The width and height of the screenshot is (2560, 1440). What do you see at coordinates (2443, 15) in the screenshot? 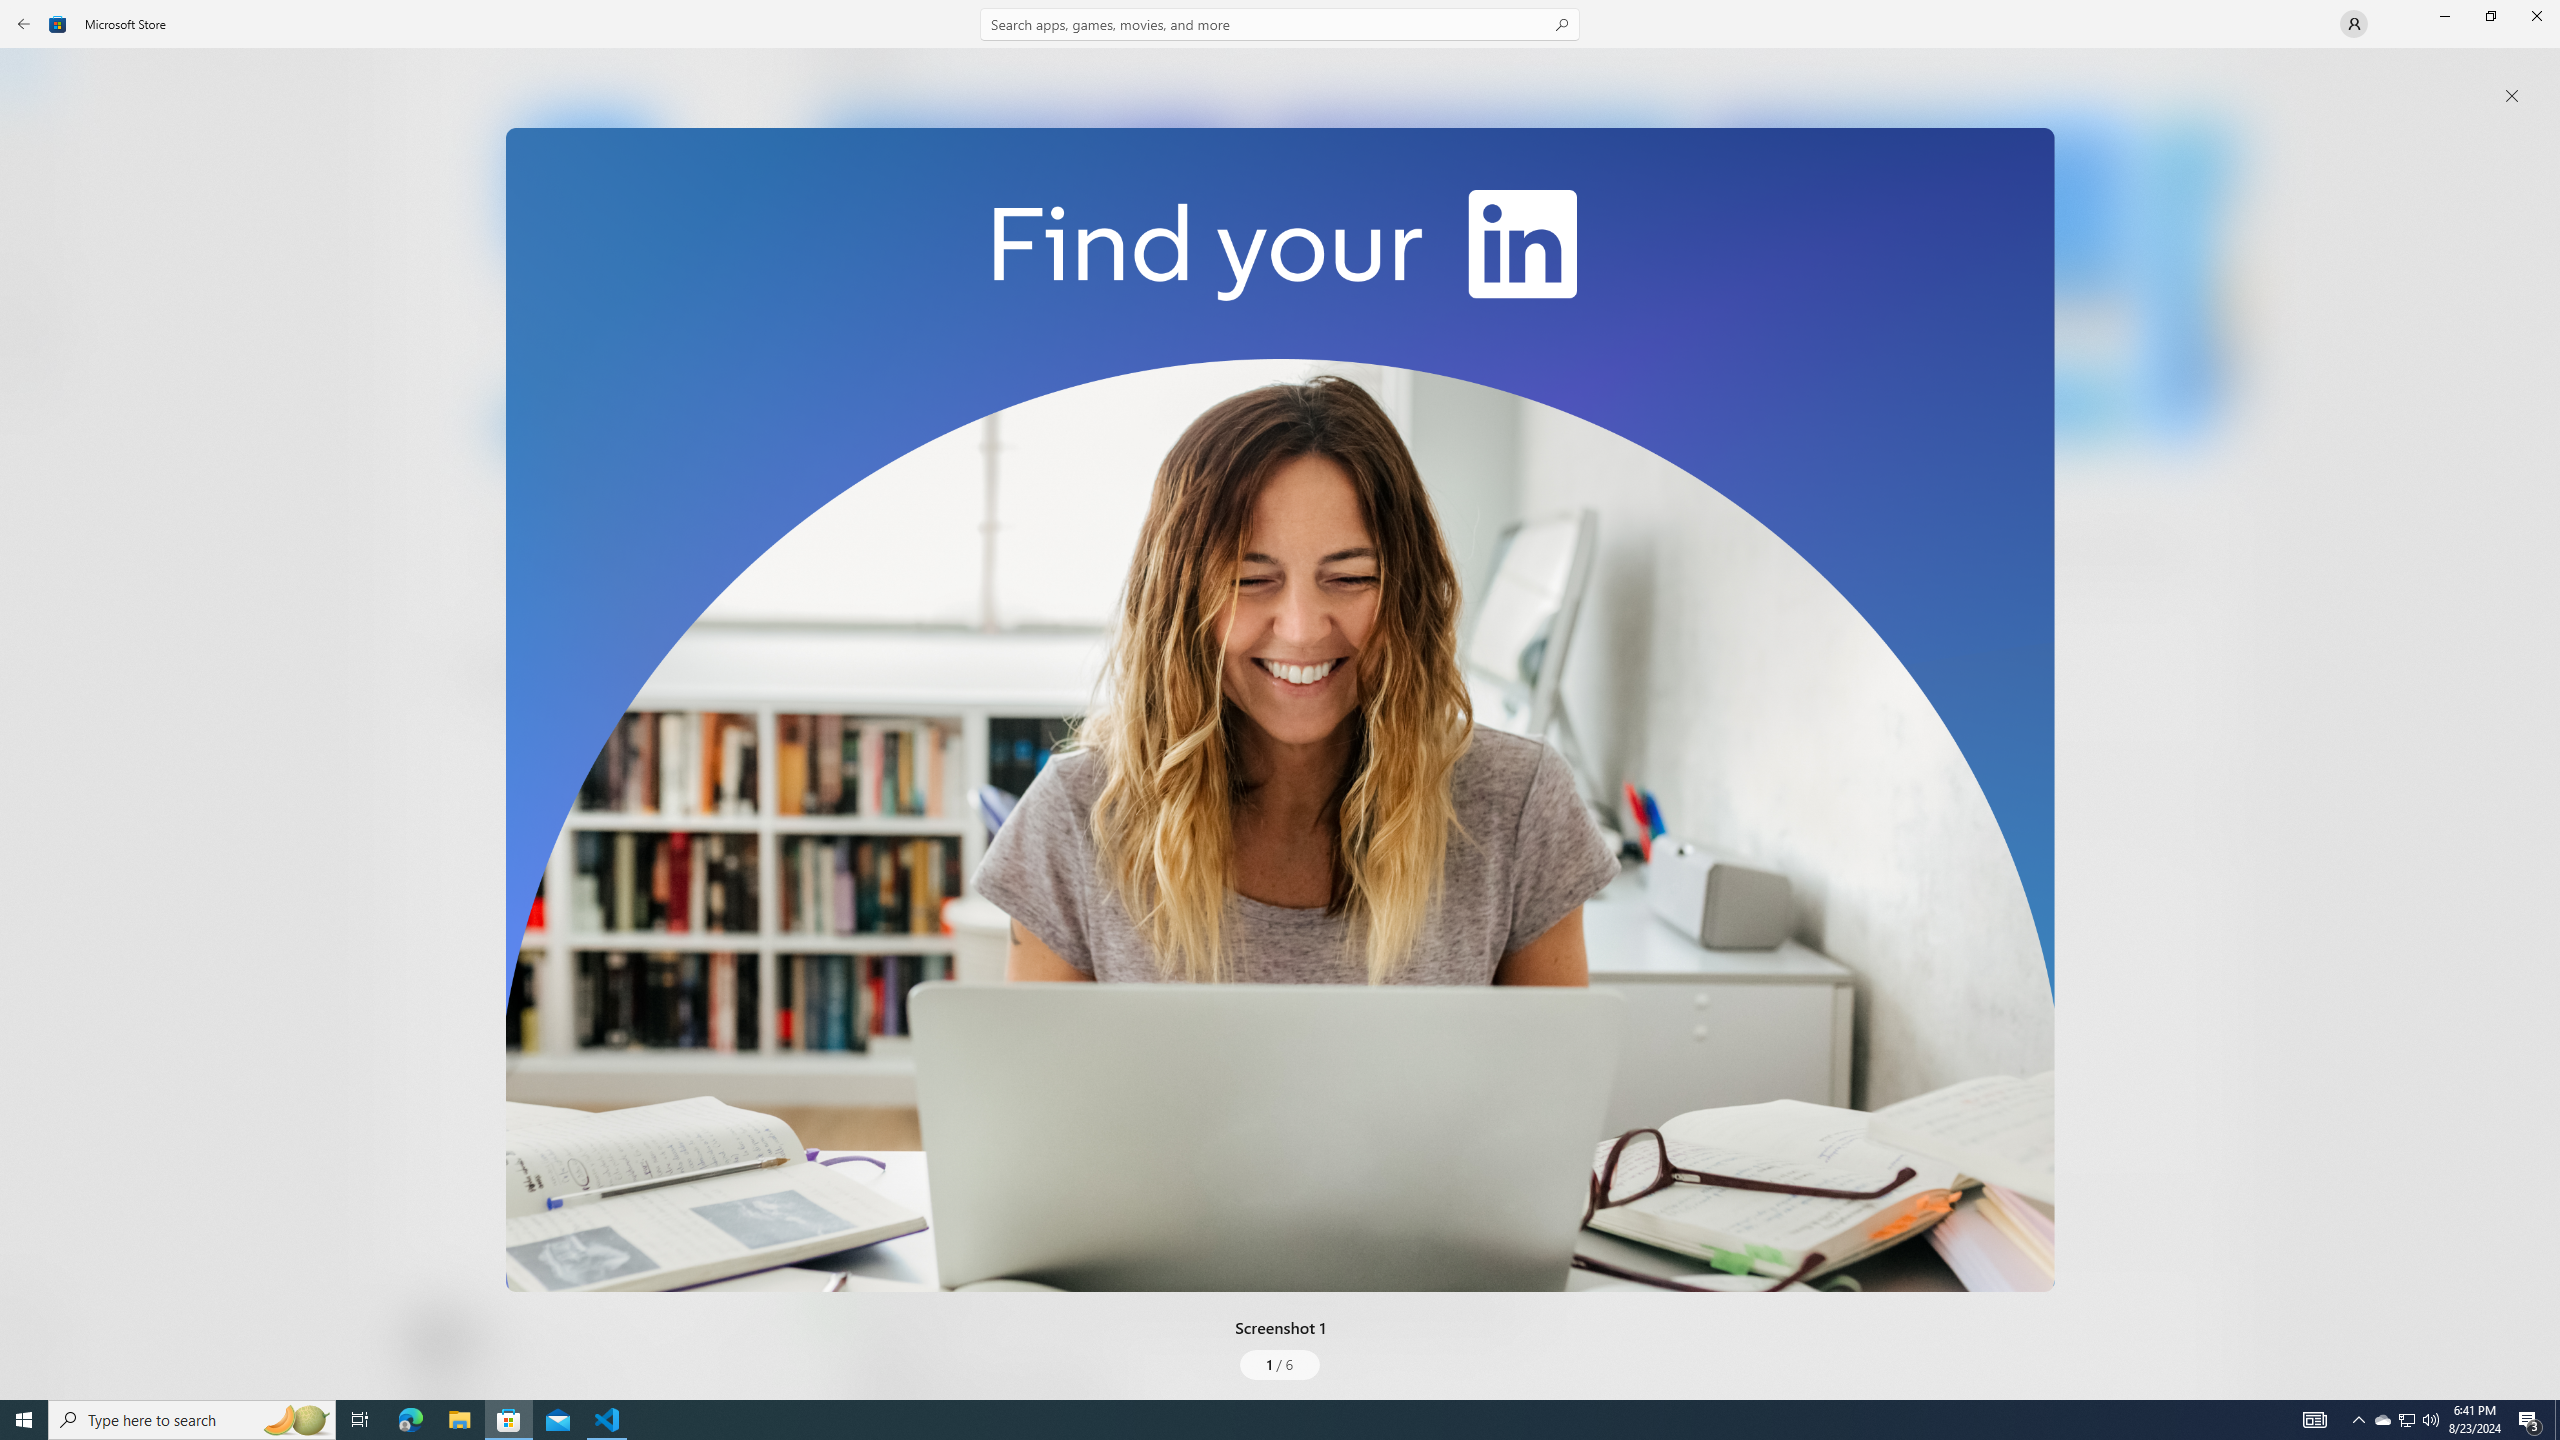
I see `'Minimize Microsoft Store'` at bounding box center [2443, 15].